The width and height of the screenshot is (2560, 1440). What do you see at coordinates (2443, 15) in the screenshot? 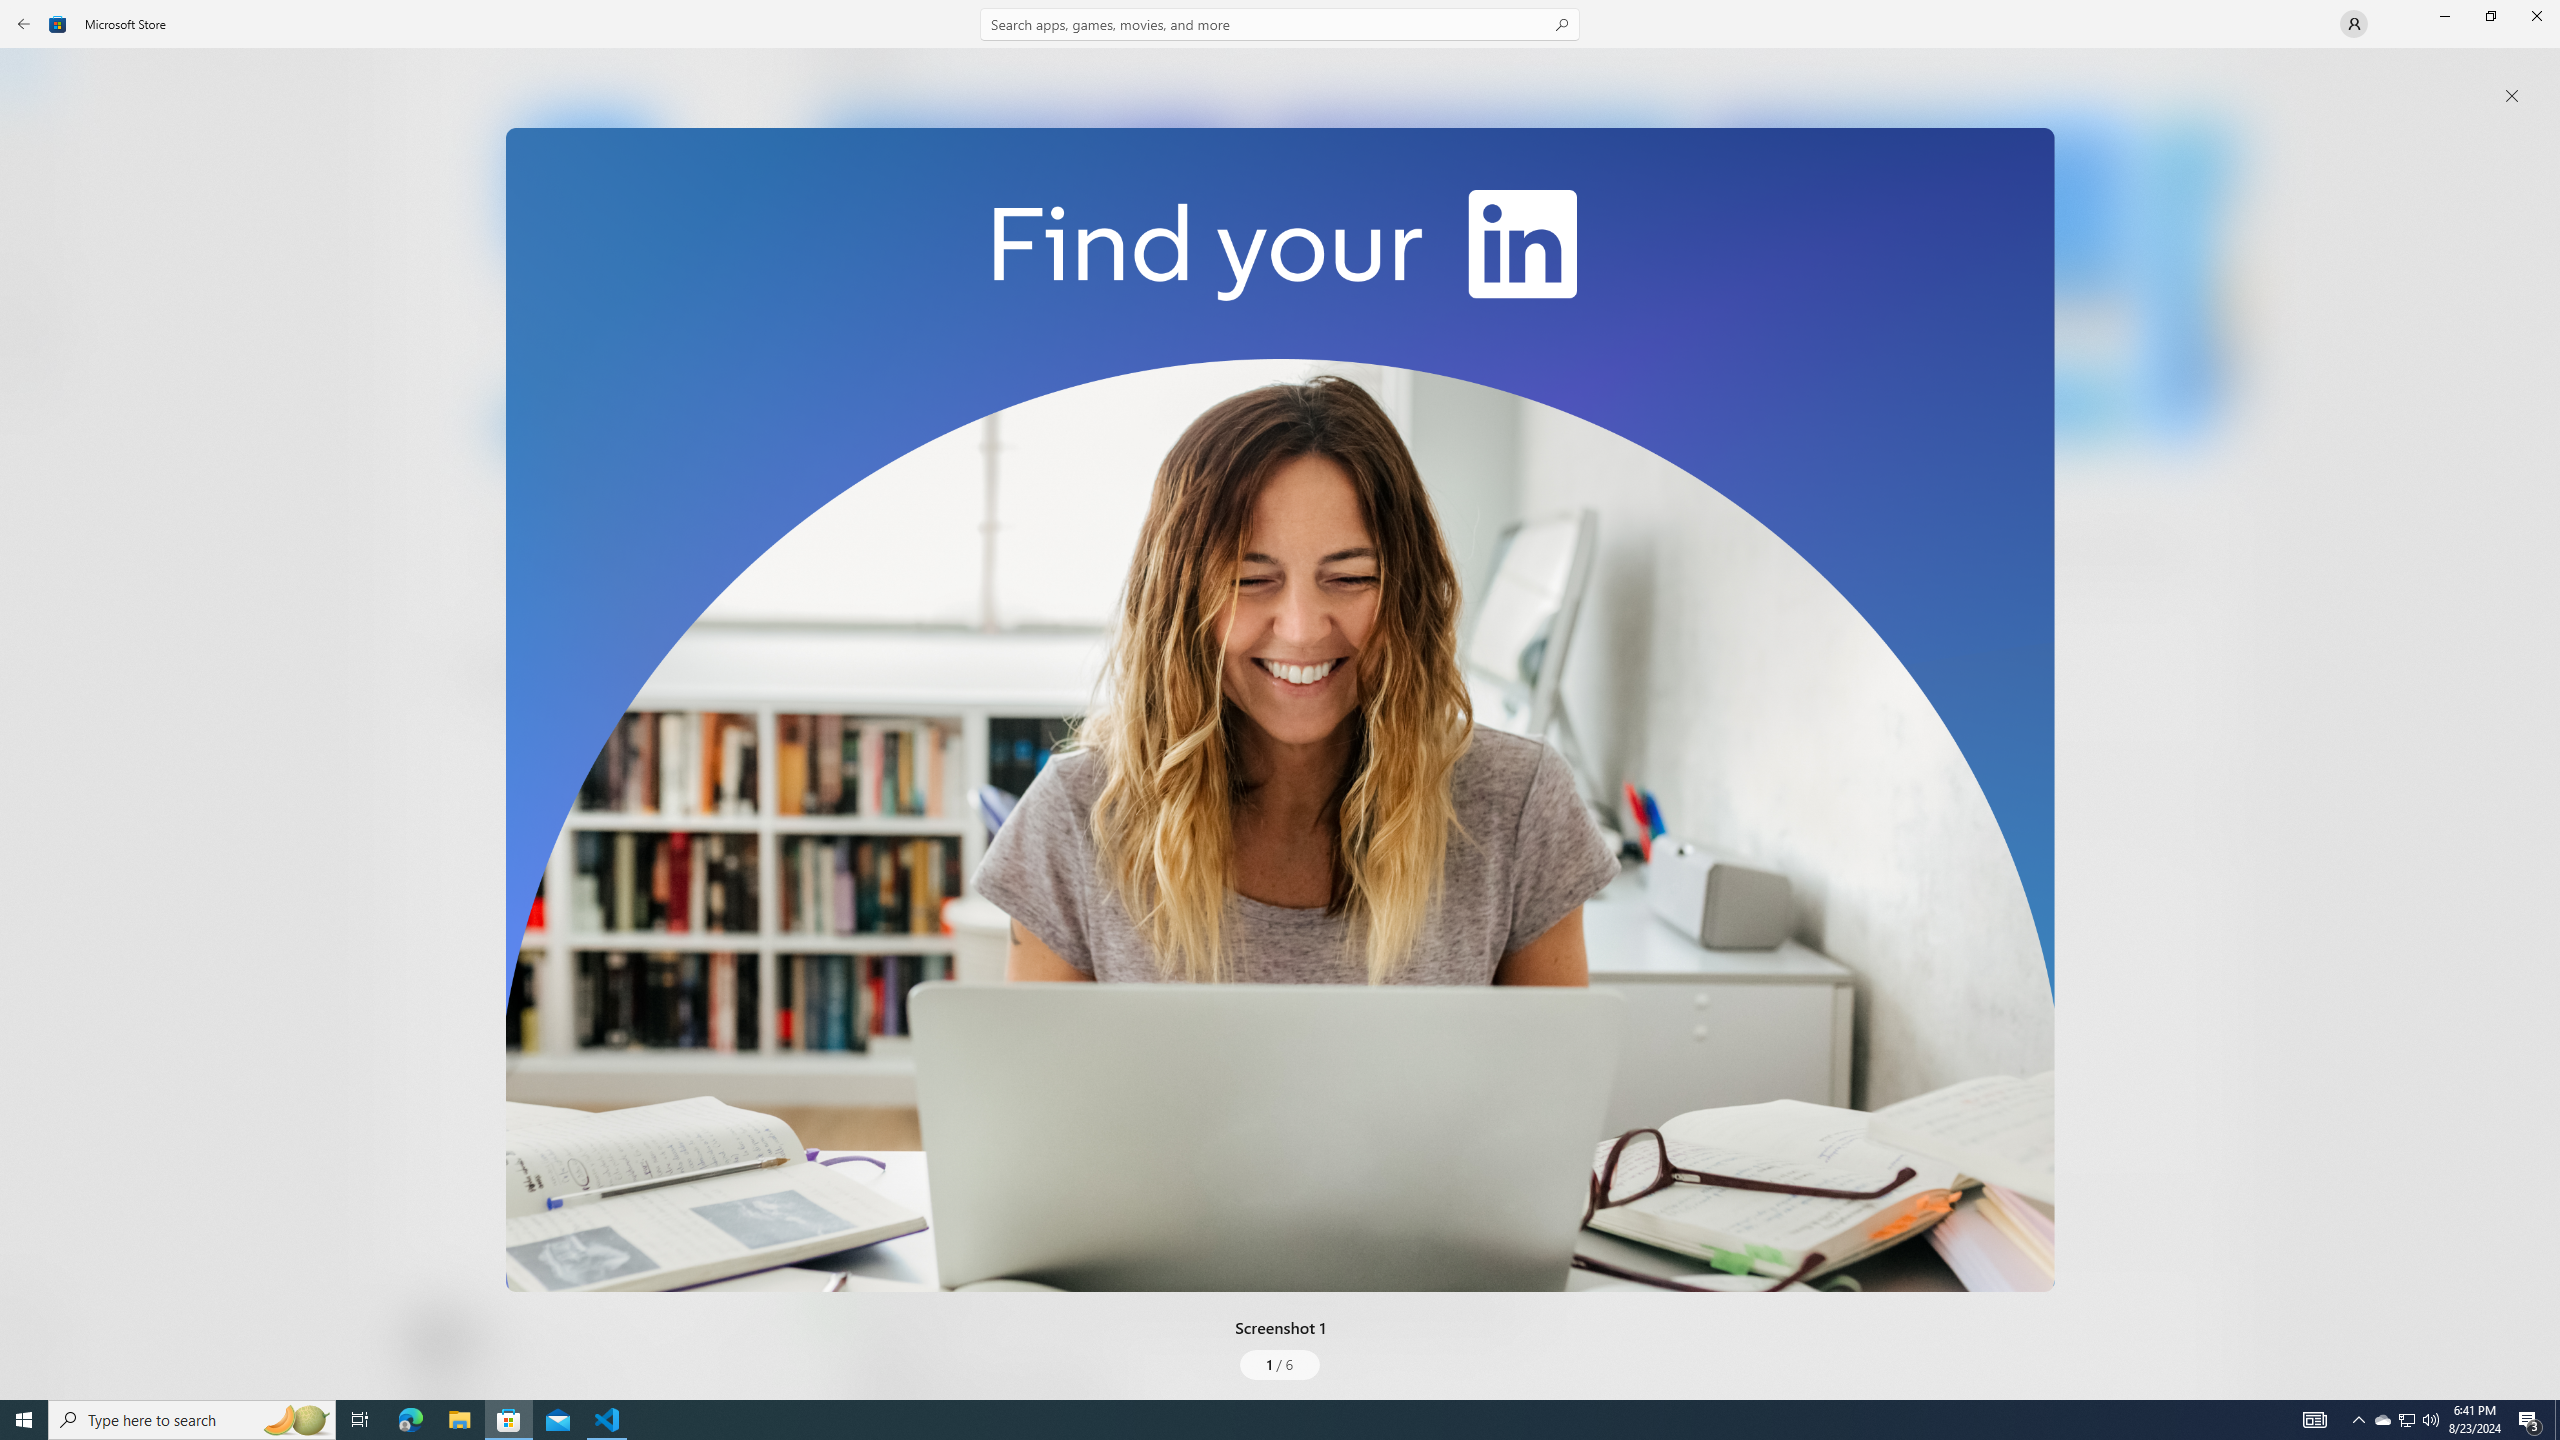
I see `'Minimize Microsoft Store'` at bounding box center [2443, 15].